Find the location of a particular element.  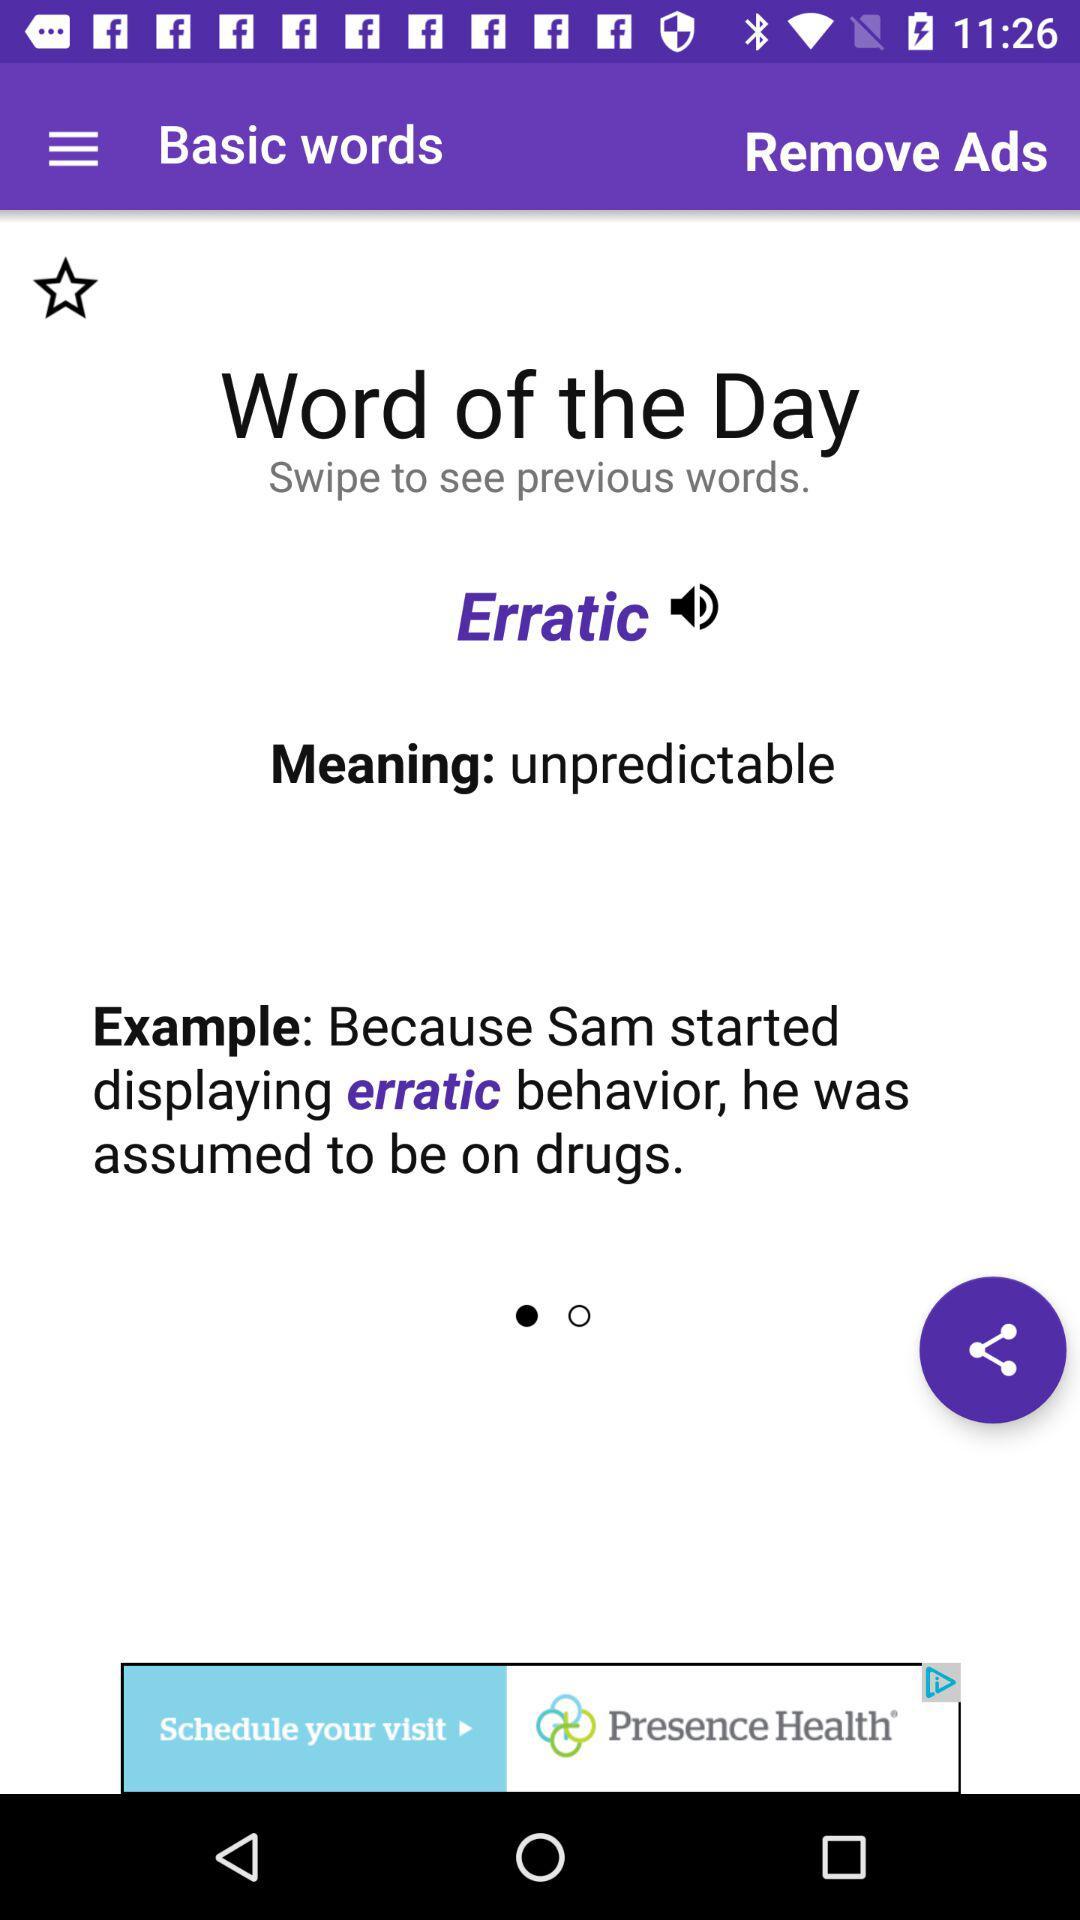

sound button is located at coordinates (693, 605).